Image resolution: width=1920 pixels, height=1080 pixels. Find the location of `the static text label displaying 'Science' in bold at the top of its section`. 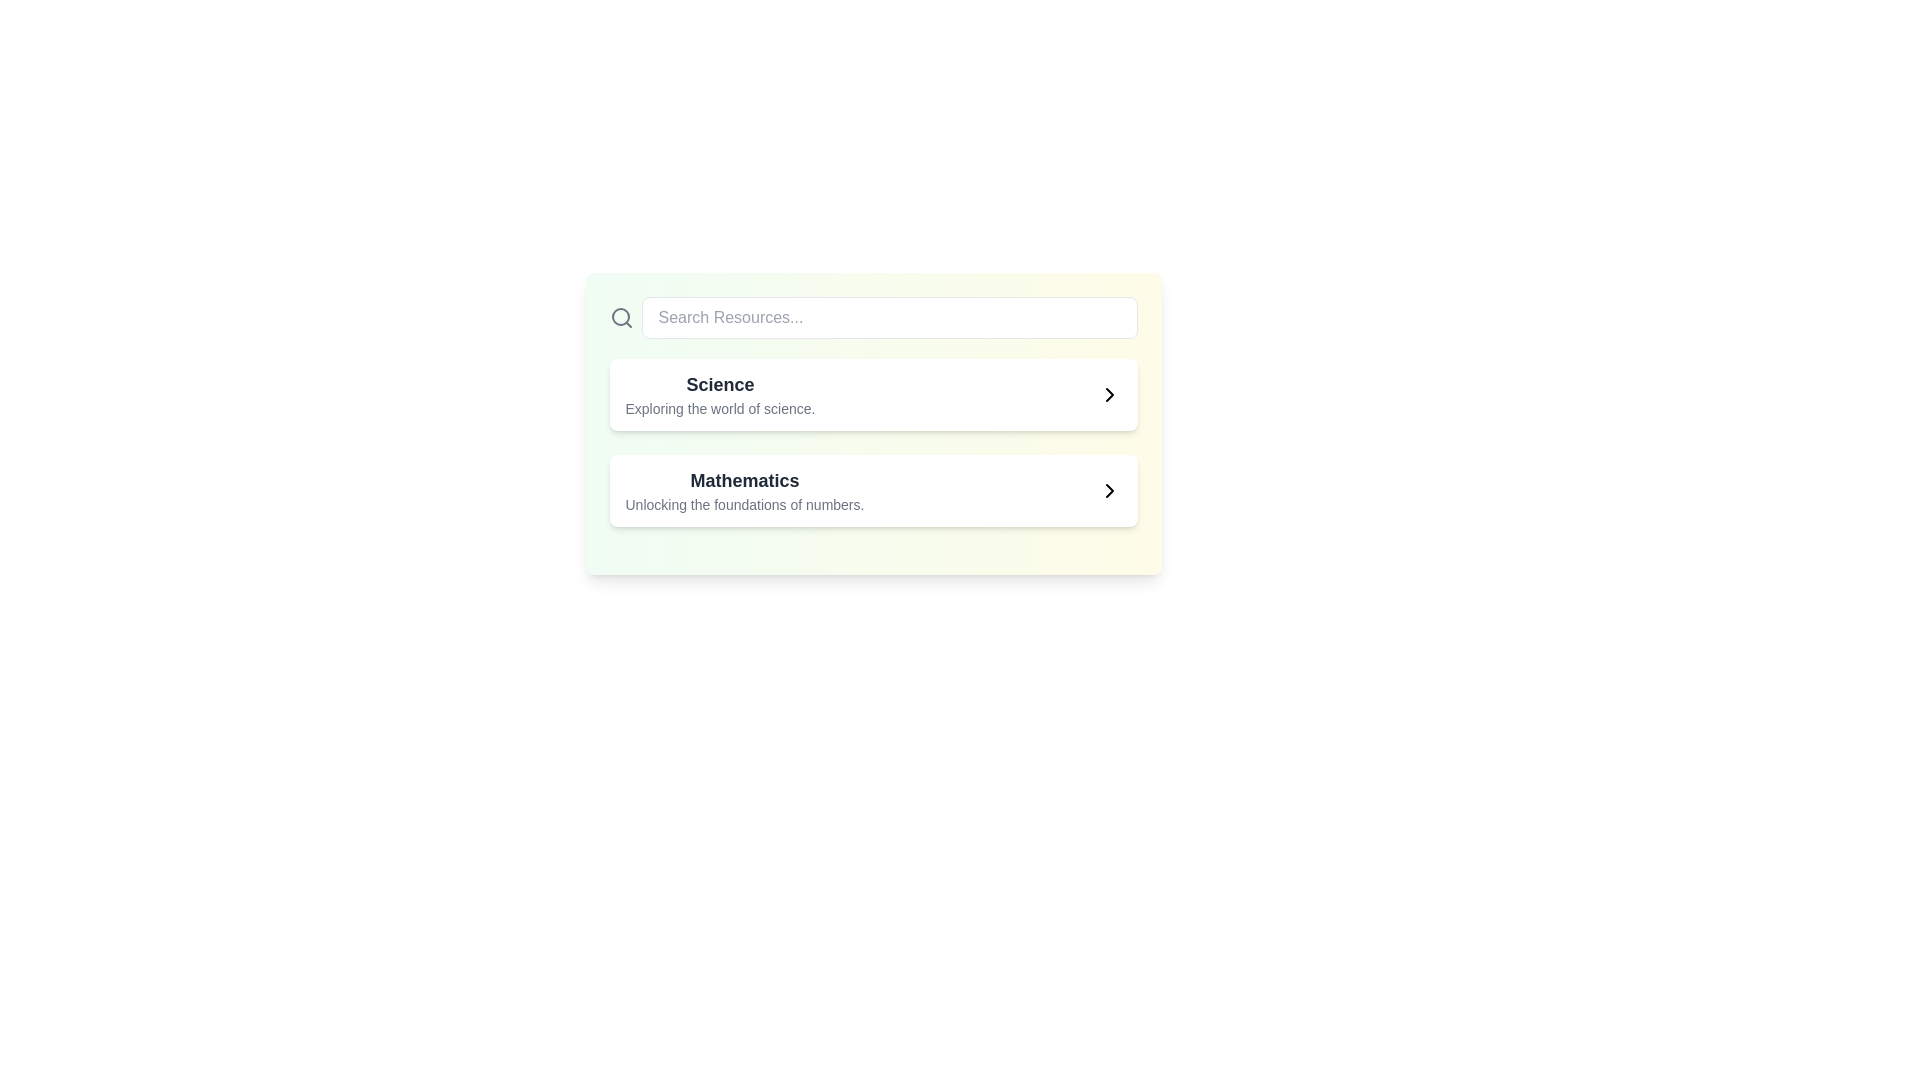

the static text label displaying 'Science' in bold at the top of its section is located at coordinates (720, 385).